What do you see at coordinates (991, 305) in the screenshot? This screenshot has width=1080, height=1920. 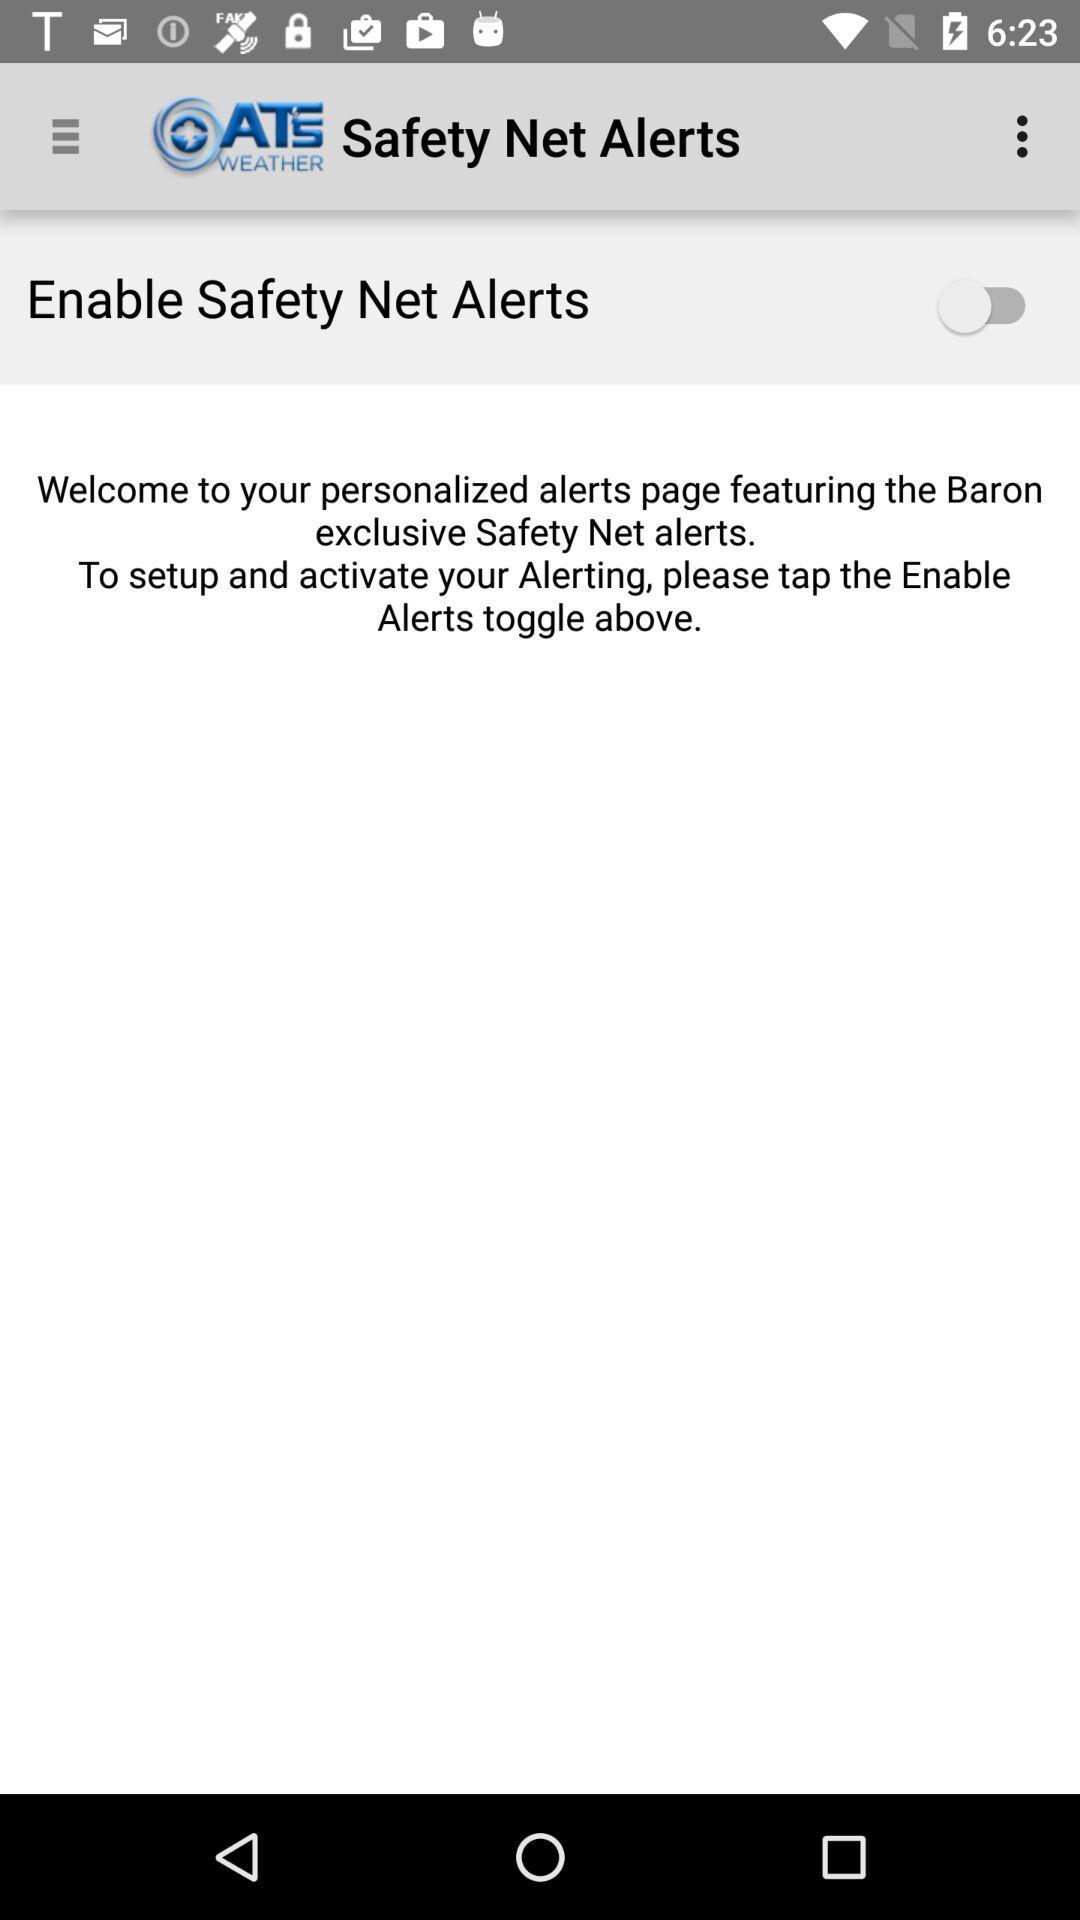 I see `safety alerts` at bounding box center [991, 305].